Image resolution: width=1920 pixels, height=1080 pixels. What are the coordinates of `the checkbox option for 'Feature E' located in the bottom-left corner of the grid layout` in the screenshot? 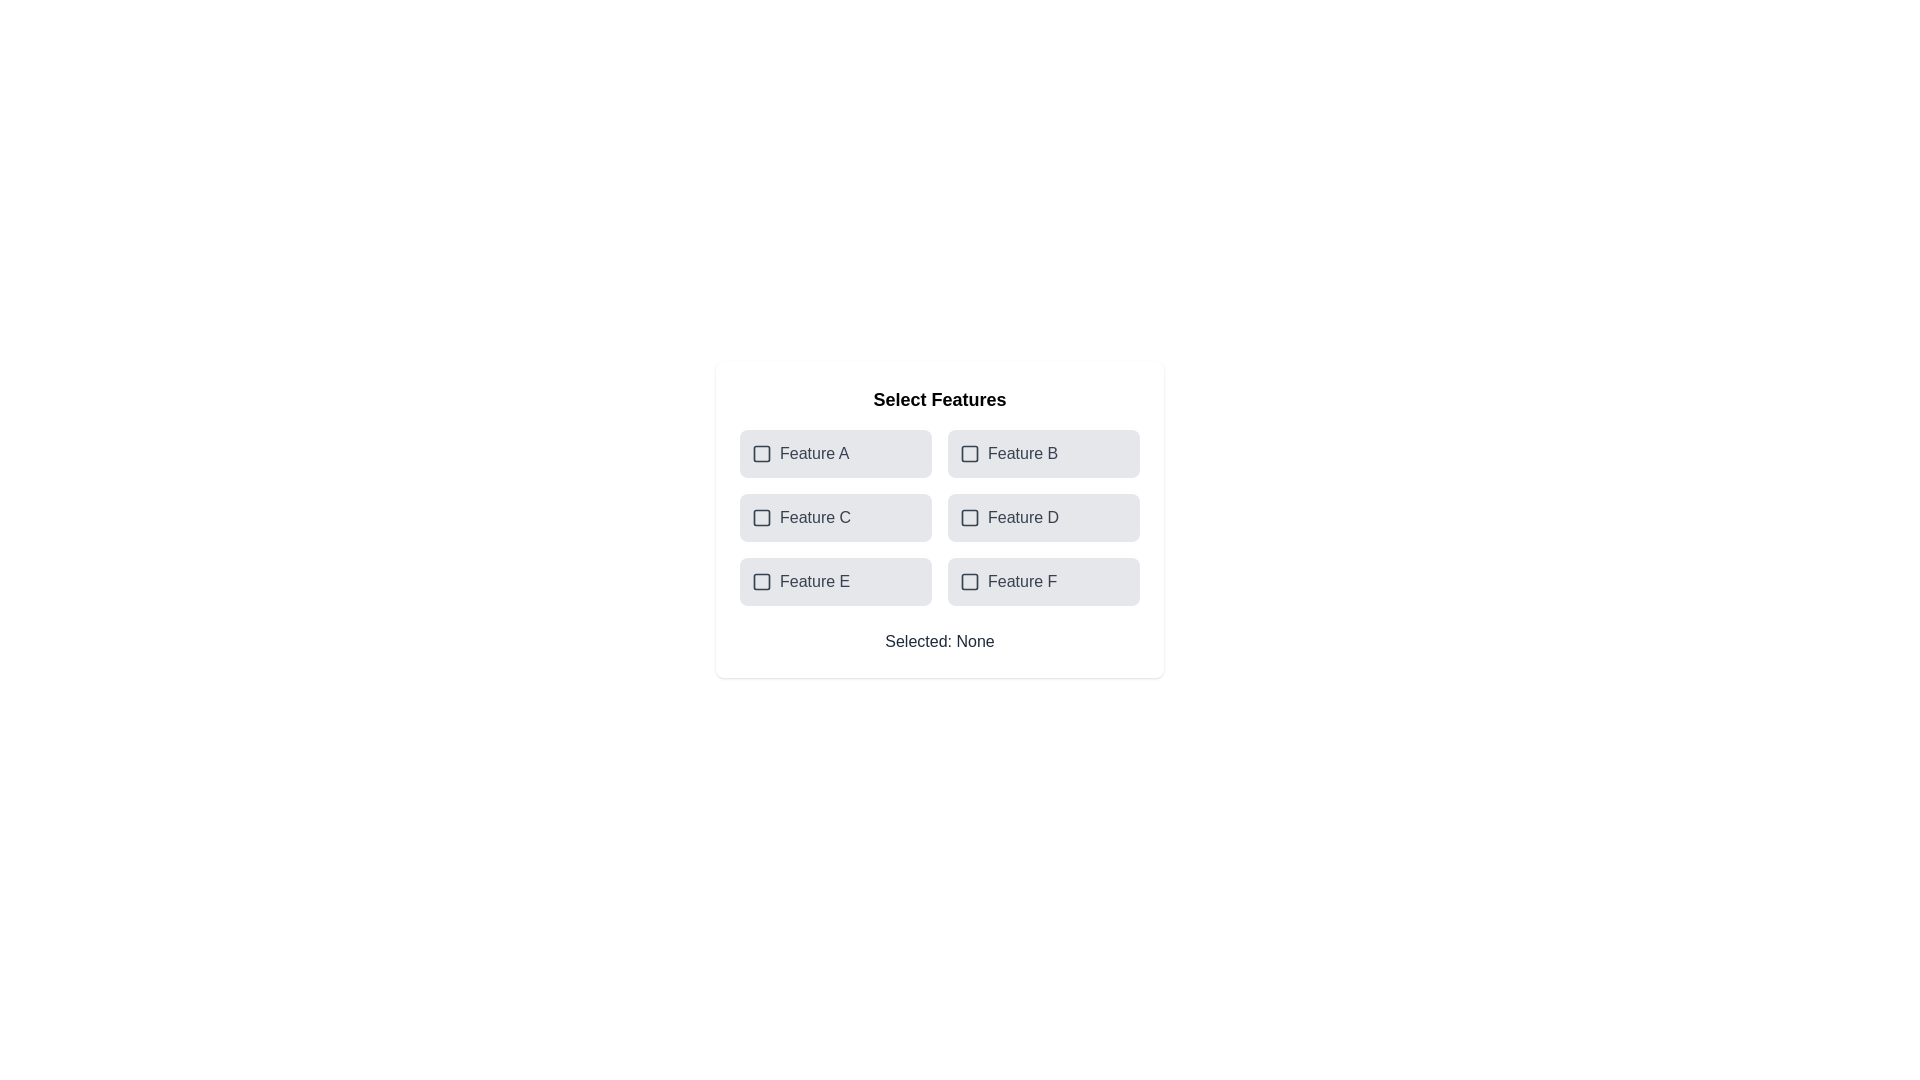 It's located at (835, 582).